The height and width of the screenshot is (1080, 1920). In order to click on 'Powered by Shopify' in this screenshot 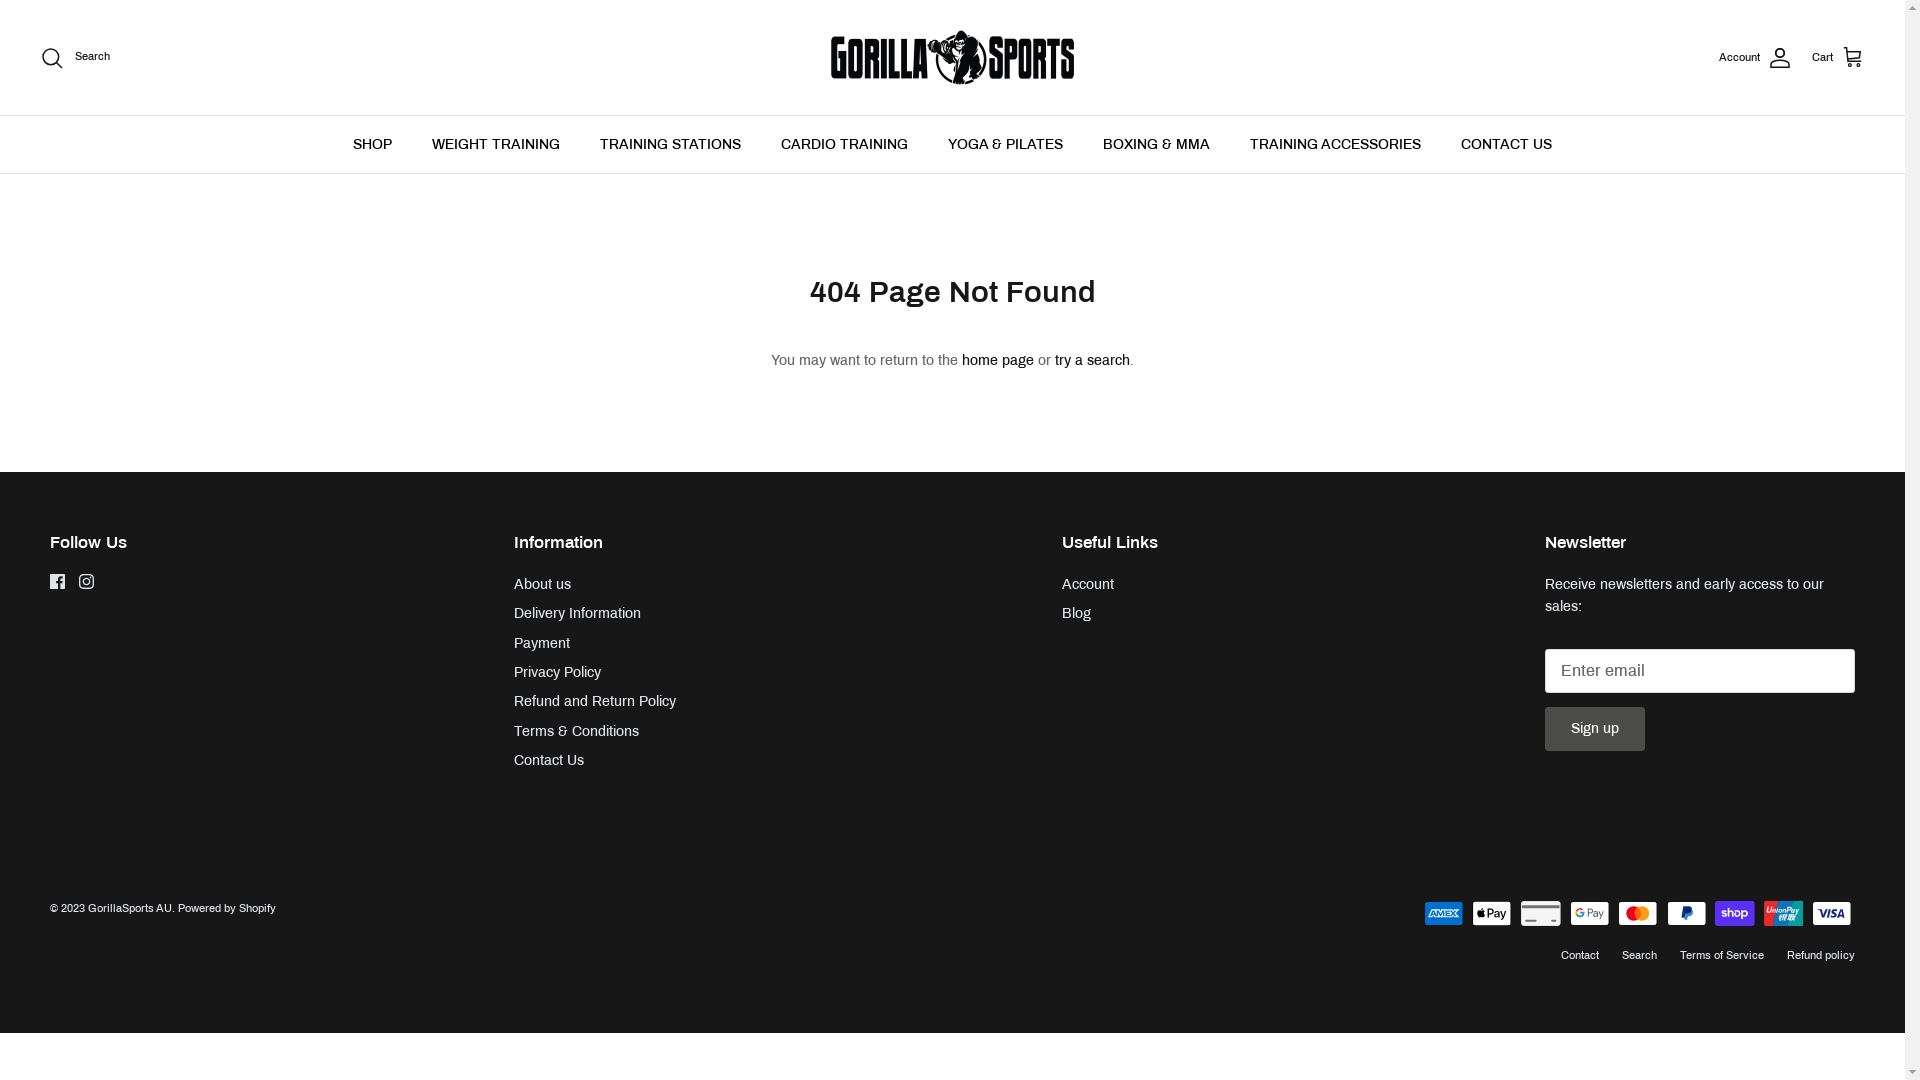, I will do `click(226, 907)`.